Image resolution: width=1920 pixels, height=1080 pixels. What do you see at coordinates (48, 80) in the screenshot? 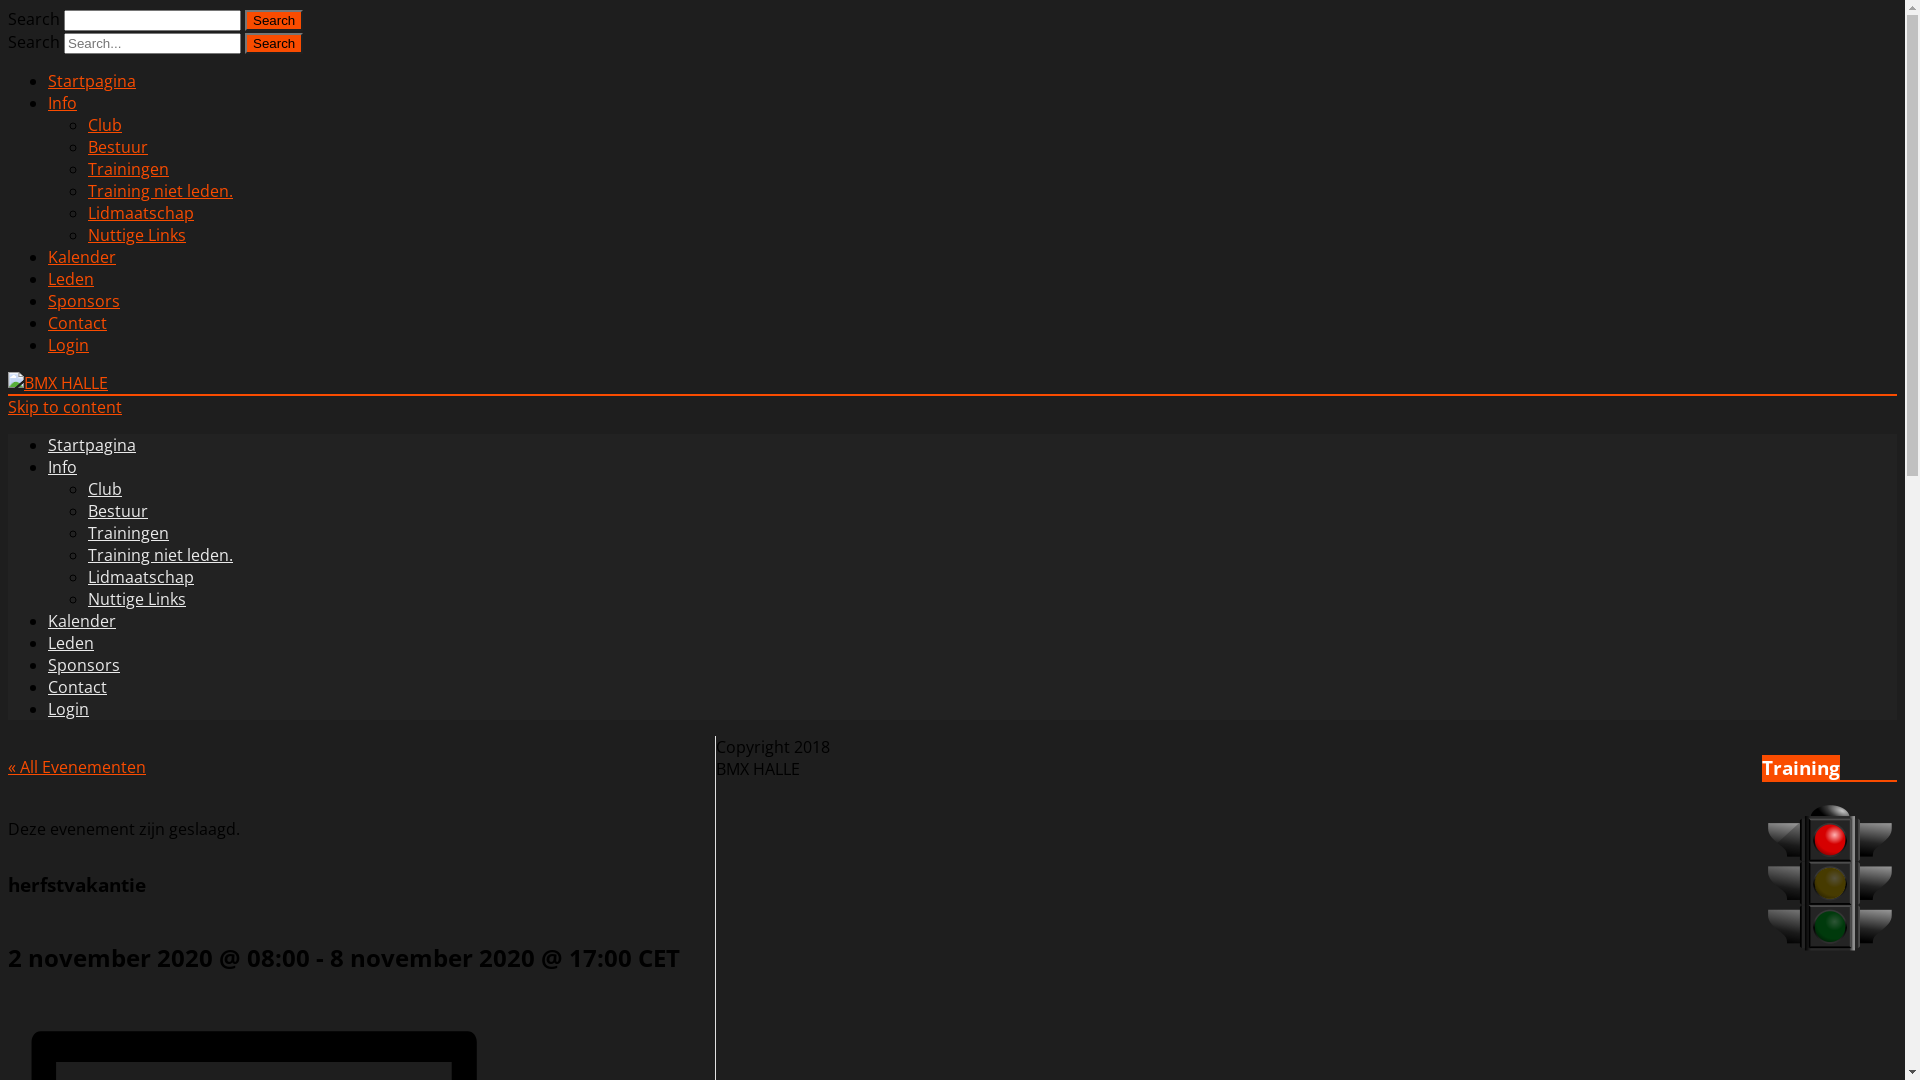
I see `'Startpagina'` at bounding box center [48, 80].